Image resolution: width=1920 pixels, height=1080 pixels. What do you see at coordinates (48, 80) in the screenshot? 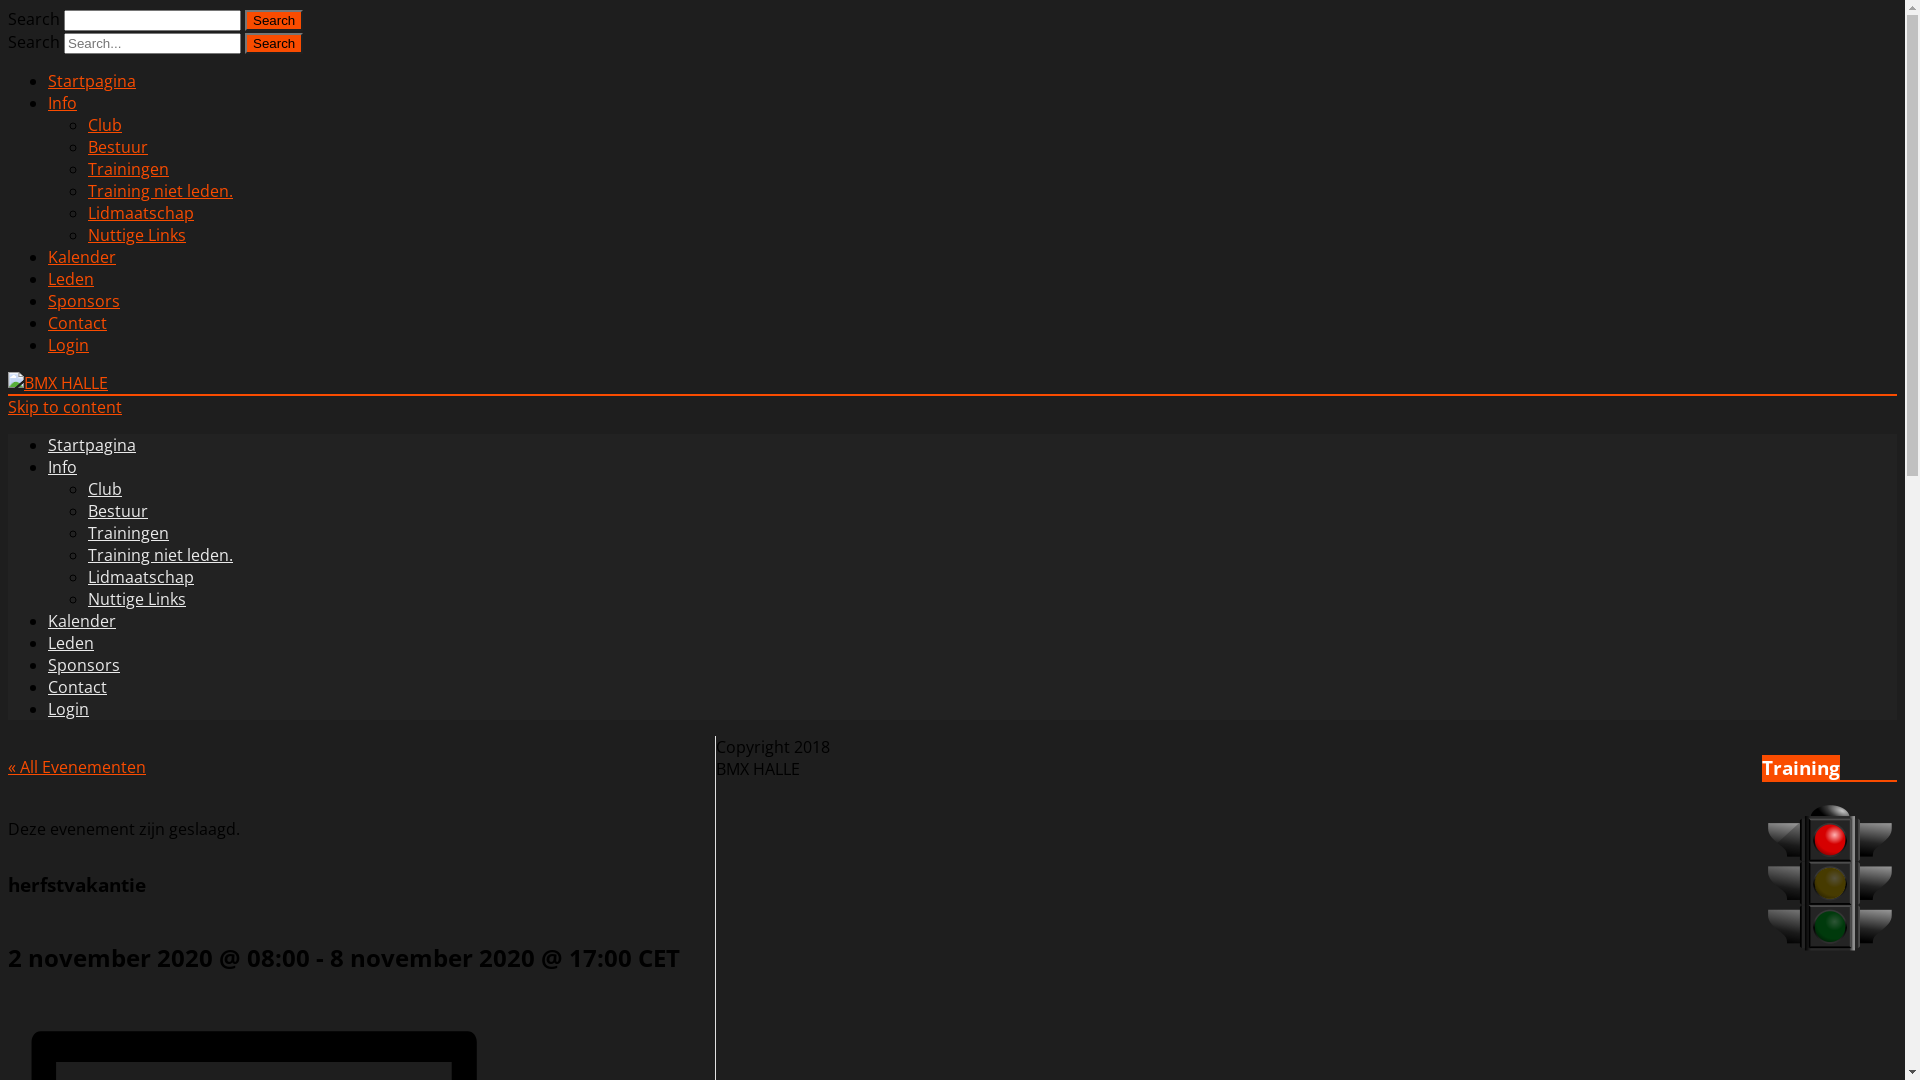
I see `'Startpagina'` at bounding box center [48, 80].